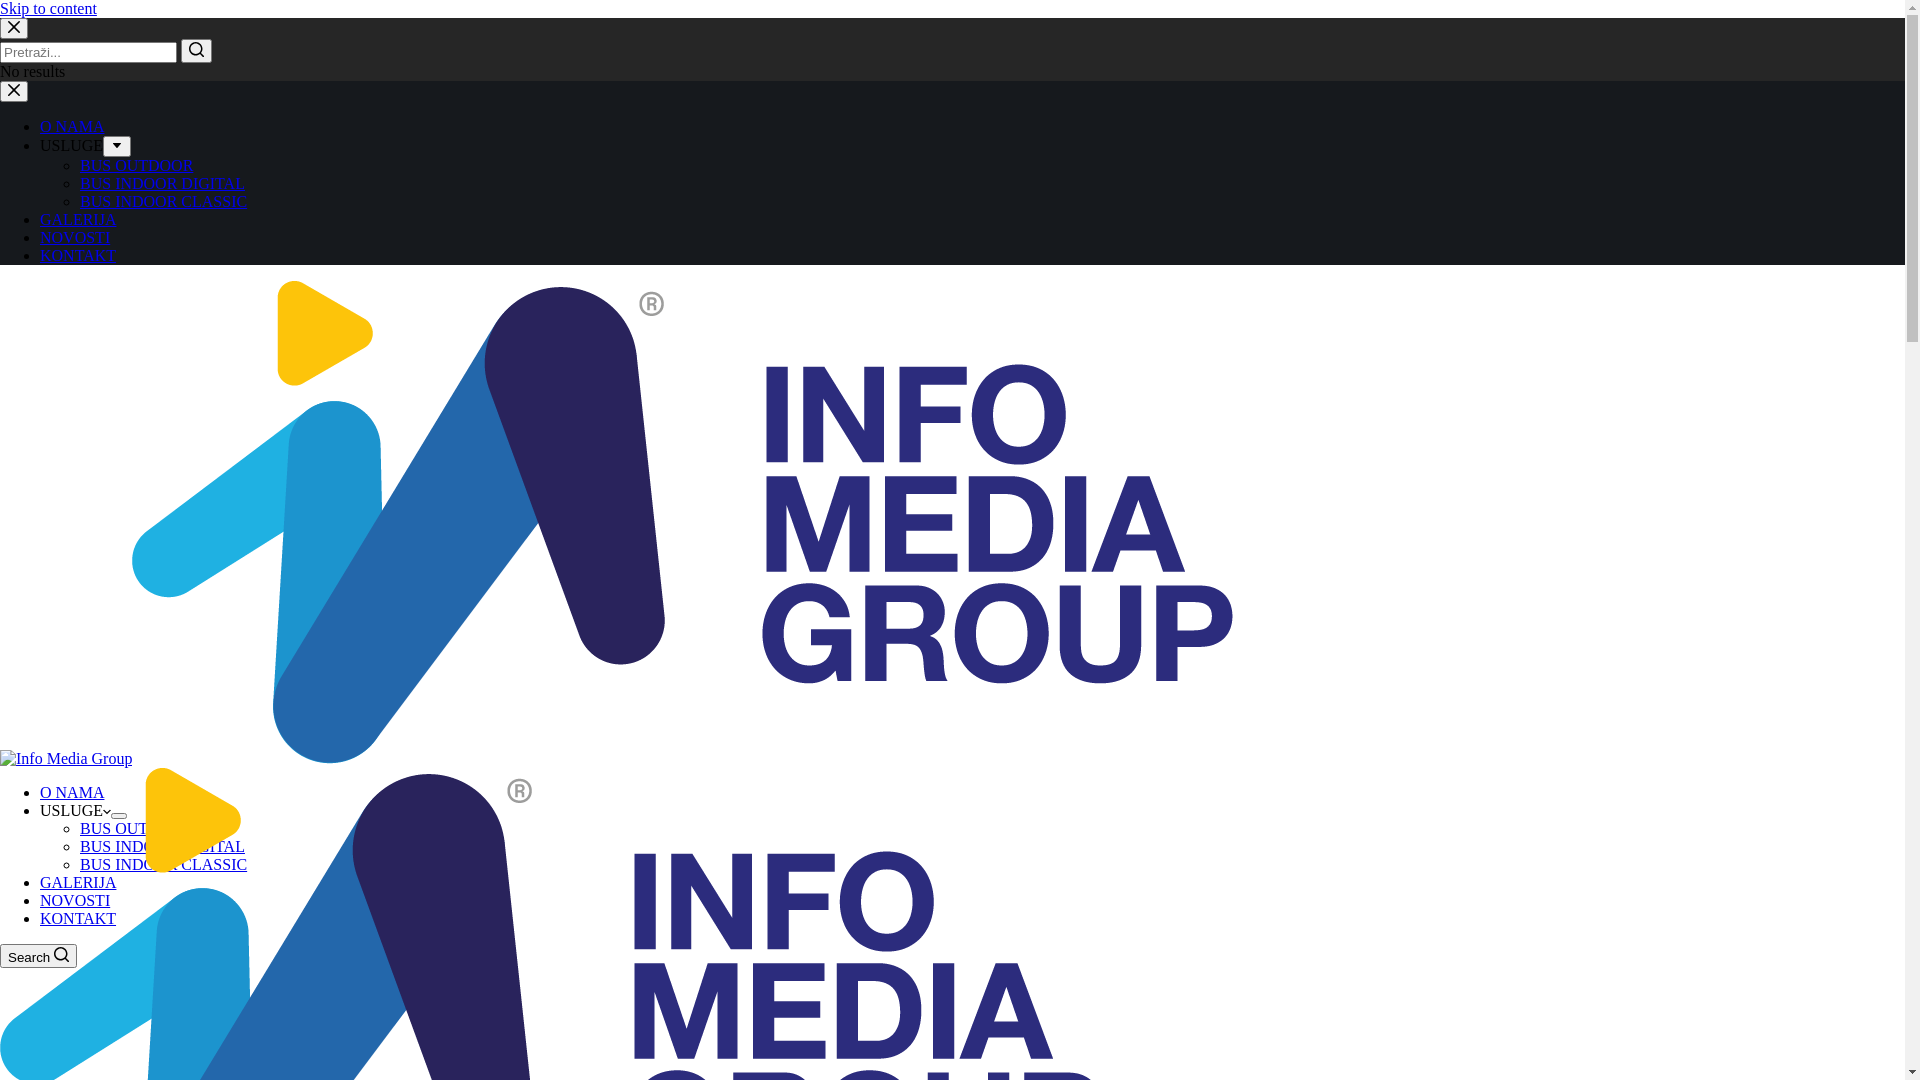 This screenshot has height=1080, width=1920. Describe the element at coordinates (39, 918) in the screenshot. I see `'KONTAKT'` at that location.